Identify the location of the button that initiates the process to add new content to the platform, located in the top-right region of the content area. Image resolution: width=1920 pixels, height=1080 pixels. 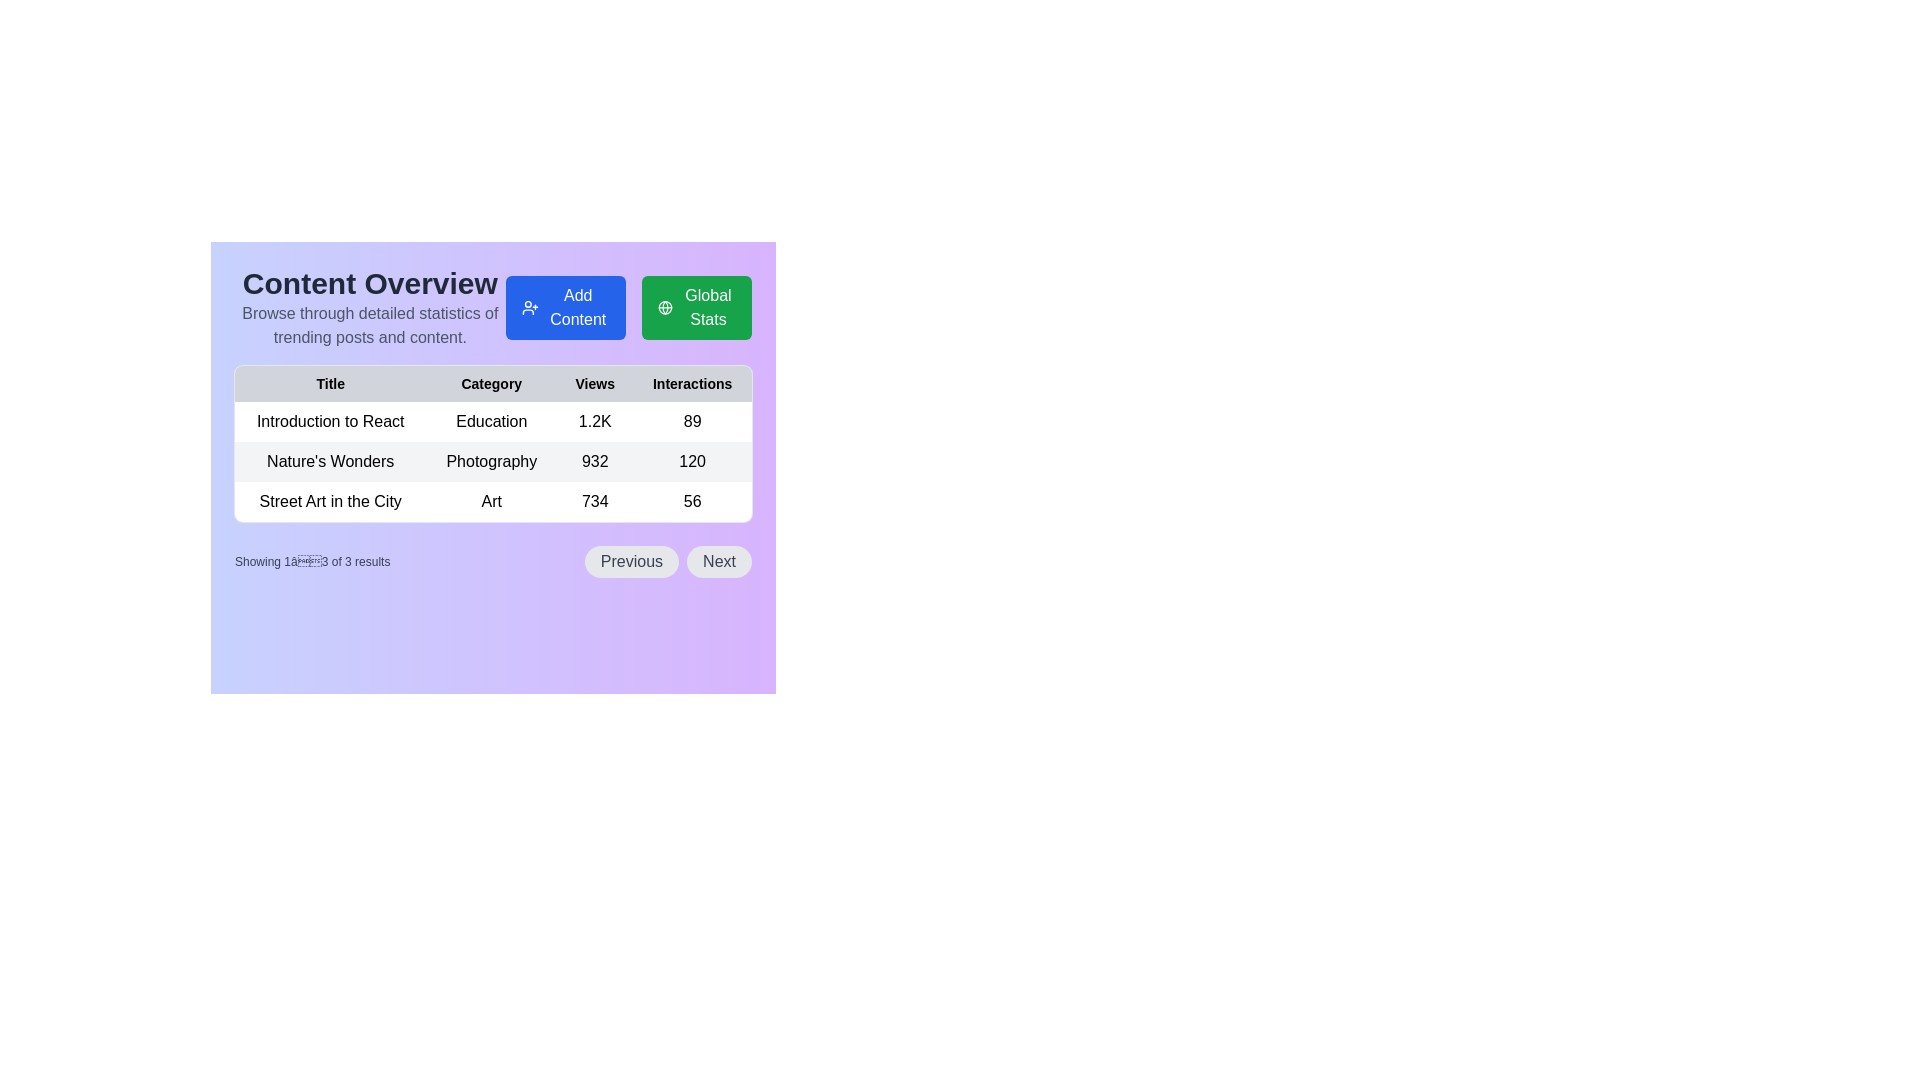
(564, 308).